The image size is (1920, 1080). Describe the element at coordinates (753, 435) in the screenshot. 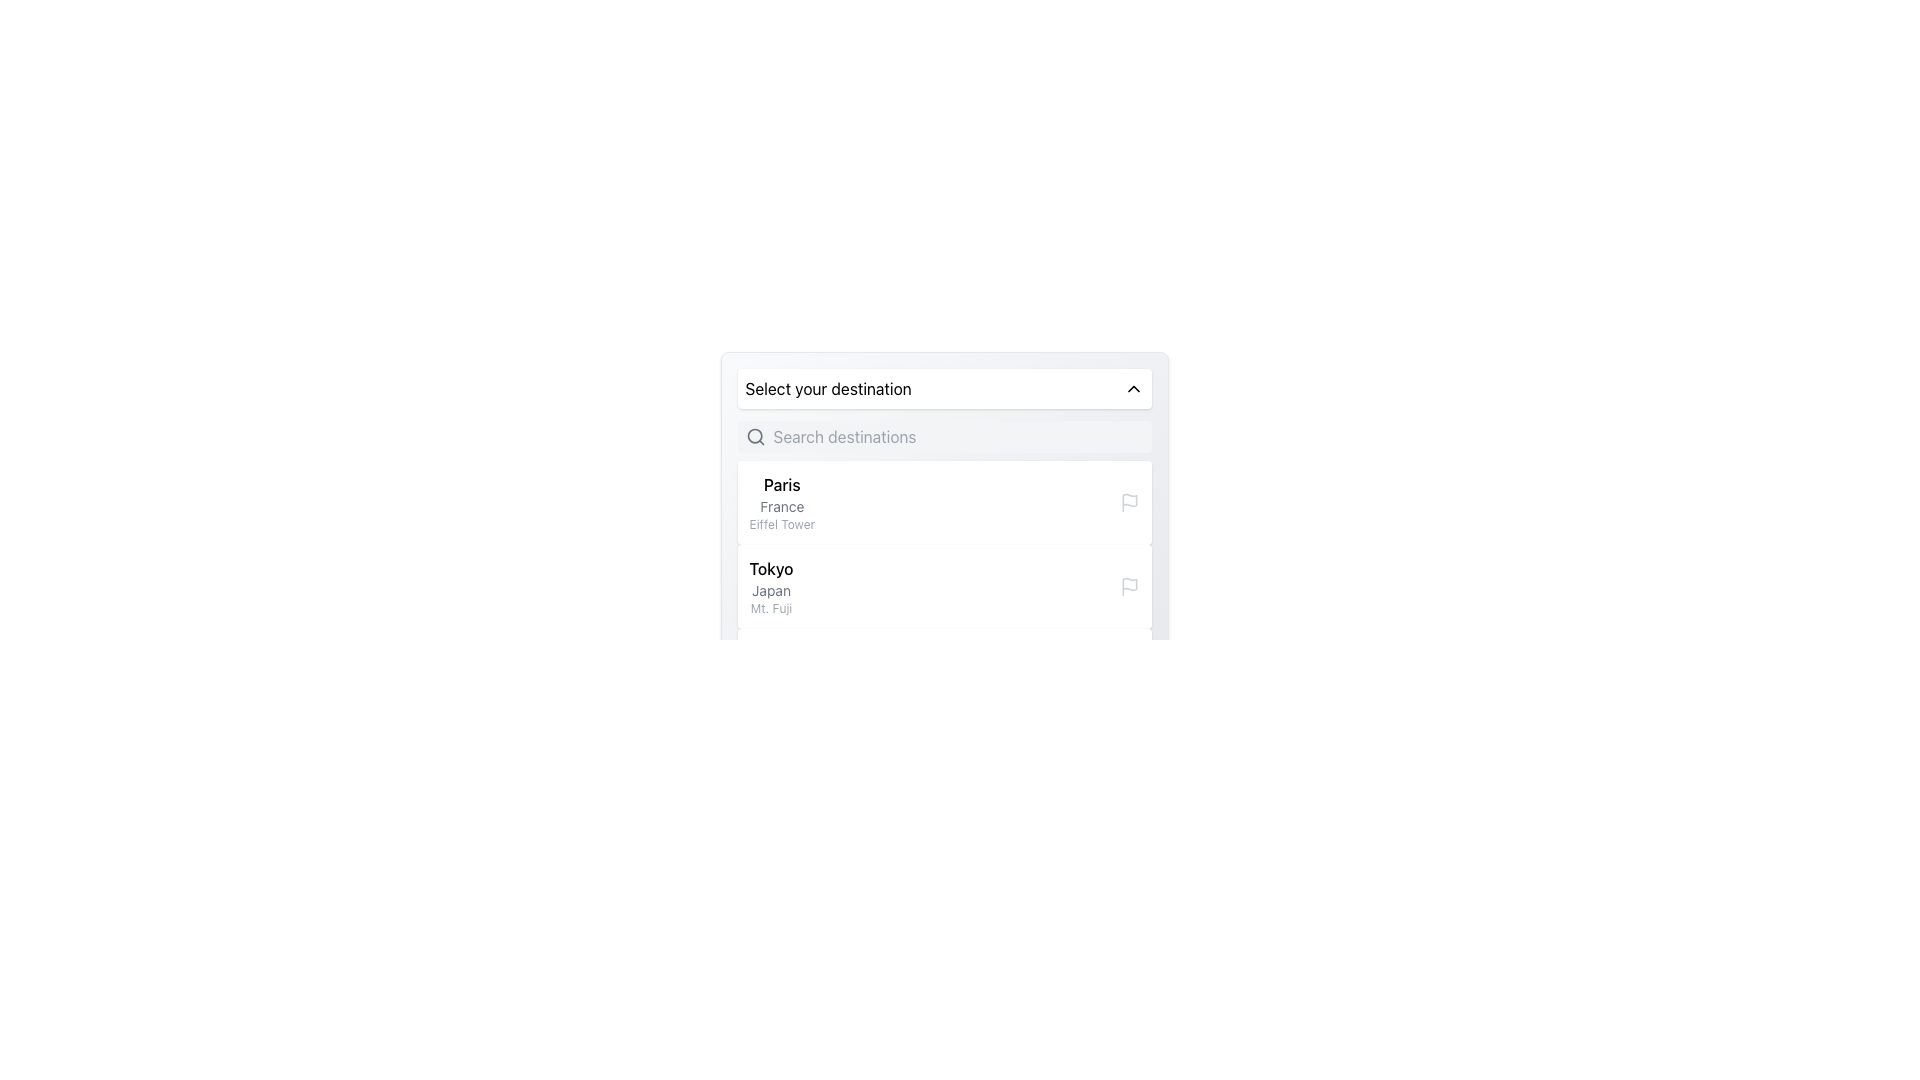

I see `the hollow circular part of the search icon located in the top-left corner of the dropdown menu panel` at that location.